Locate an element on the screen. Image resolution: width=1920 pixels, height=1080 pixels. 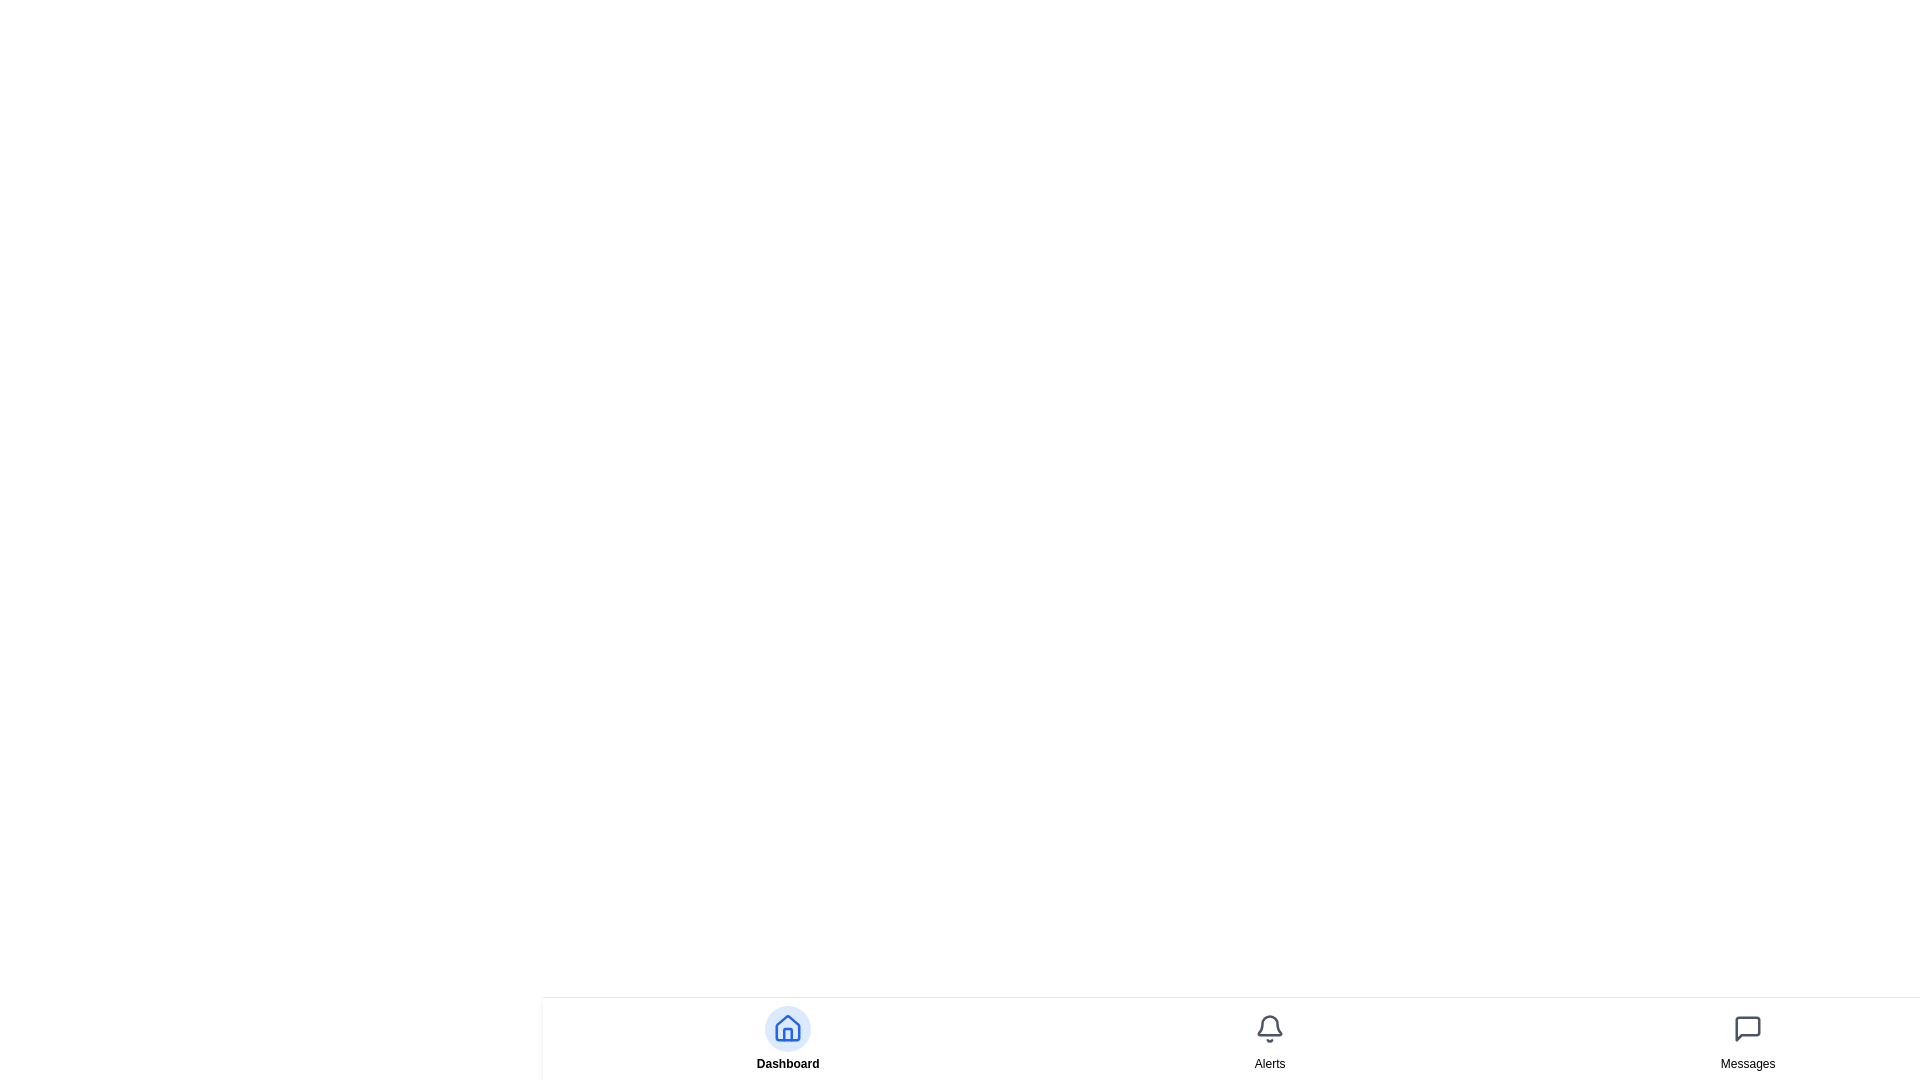
the tab labeled Dashboard is located at coordinates (787, 1063).